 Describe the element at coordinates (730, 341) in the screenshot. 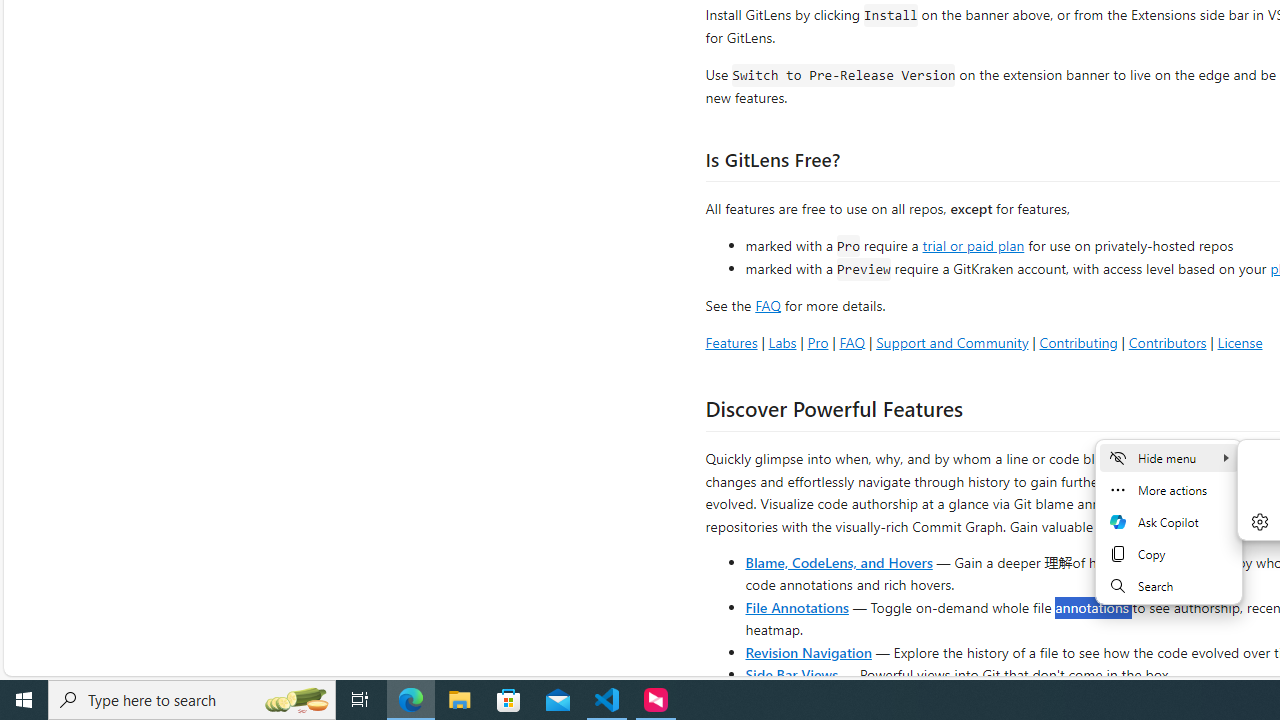

I see `'Features'` at that location.